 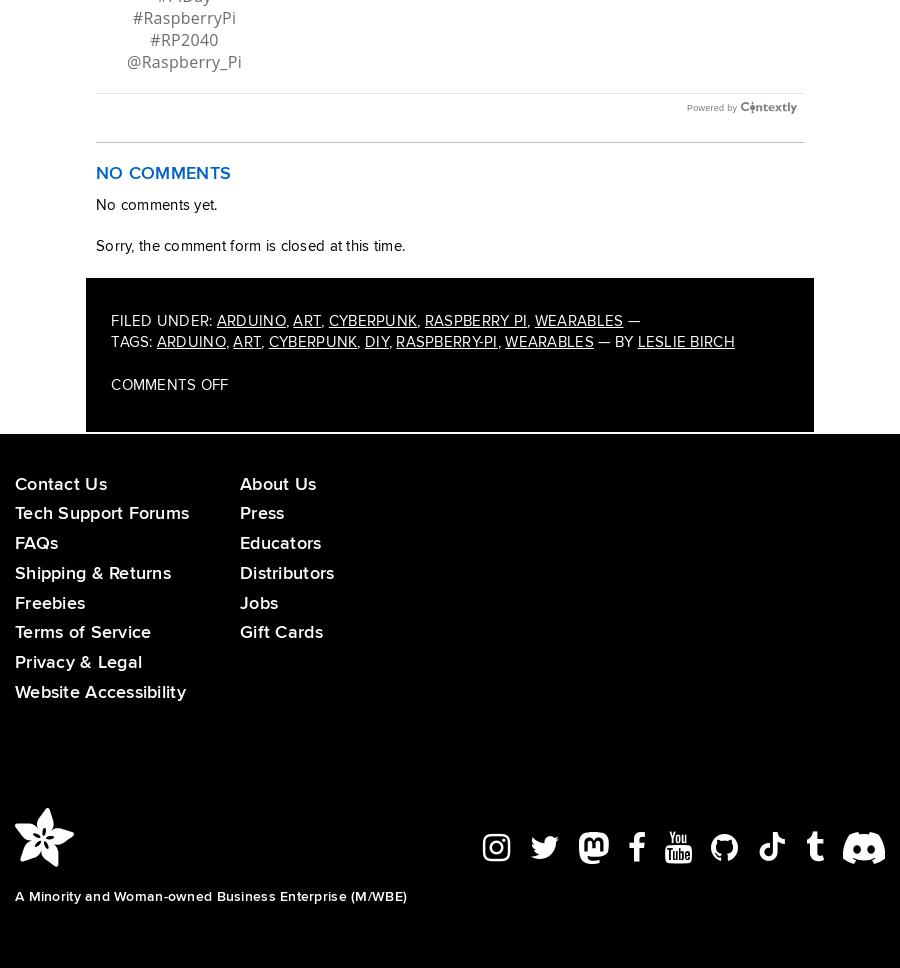 What do you see at coordinates (77, 683) in the screenshot?
I see `'Privacy & Legal'` at bounding box center [77, 683].